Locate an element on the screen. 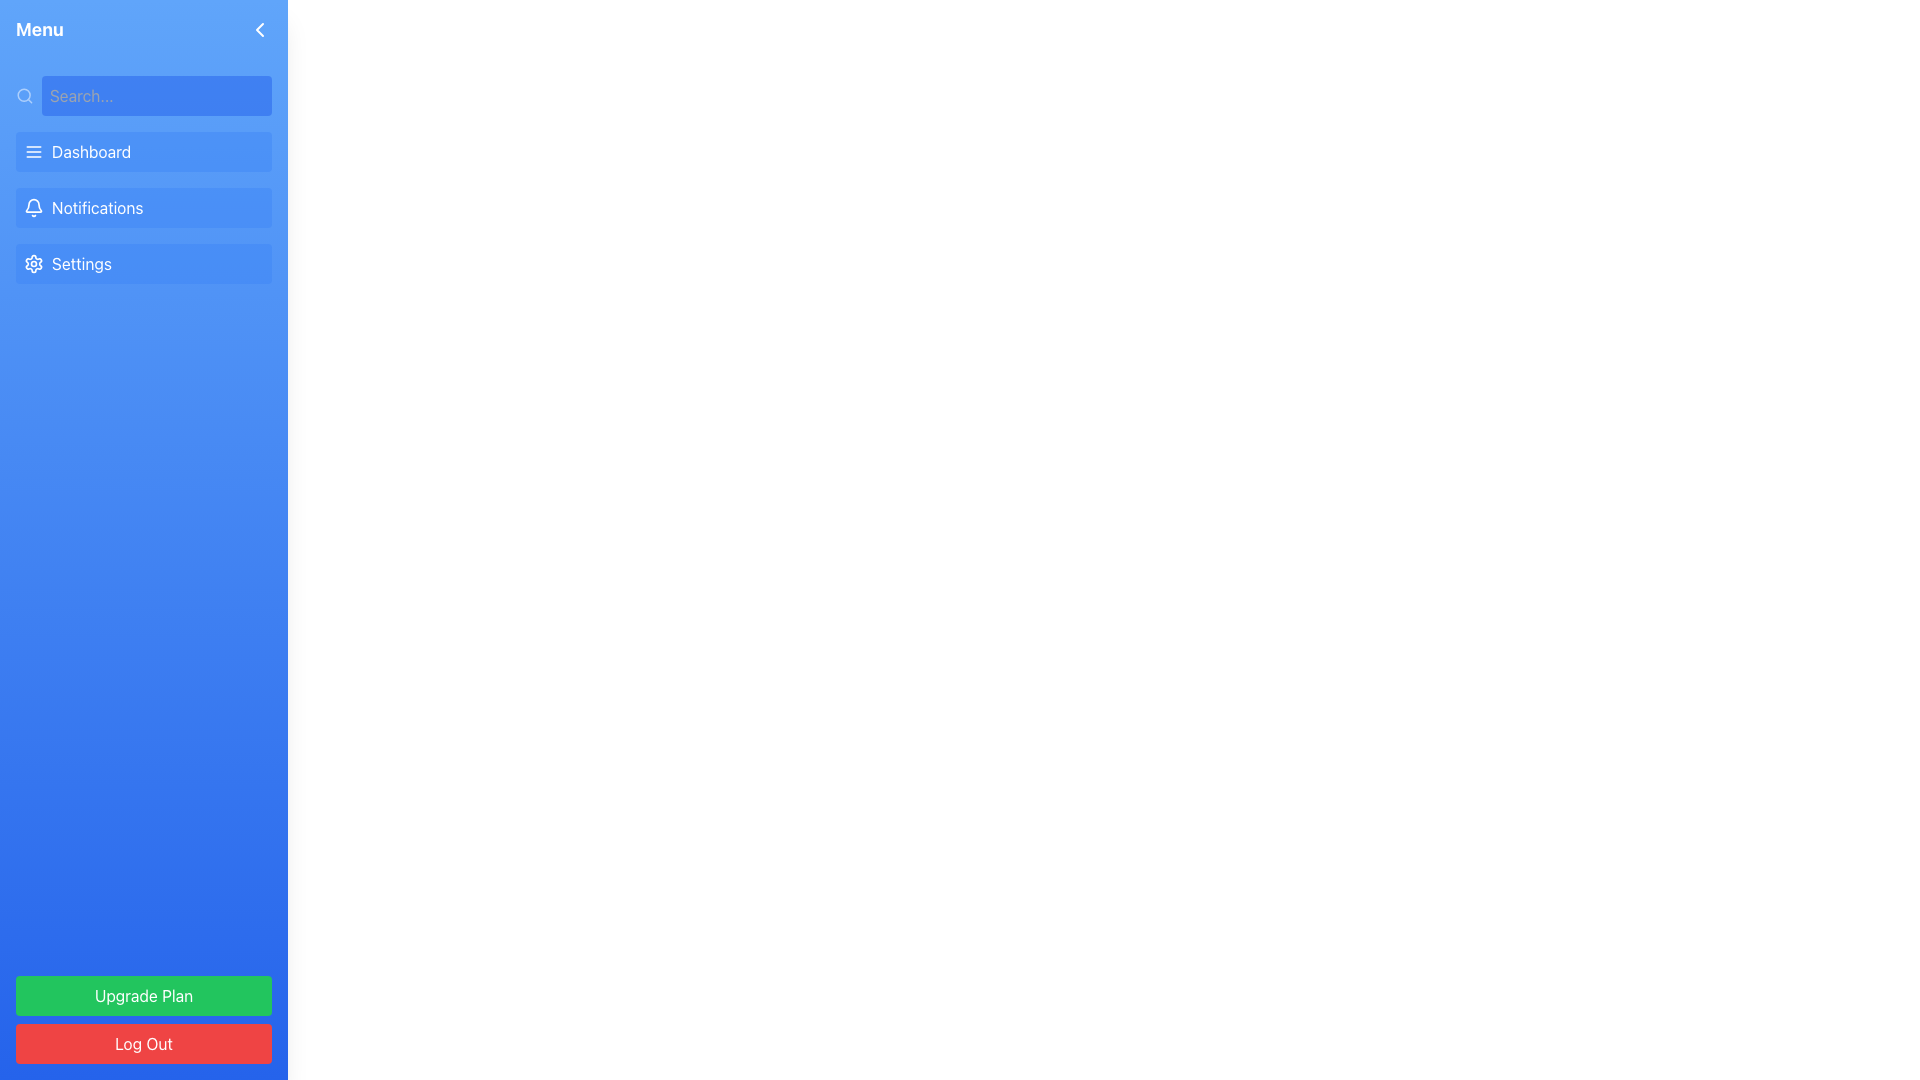  the 'Log Out' button, which is a rectangular button with a red background and white text, located below the 'Upgrade Plan' button in the left side navigation menu is located at coordinates (143, 1043).